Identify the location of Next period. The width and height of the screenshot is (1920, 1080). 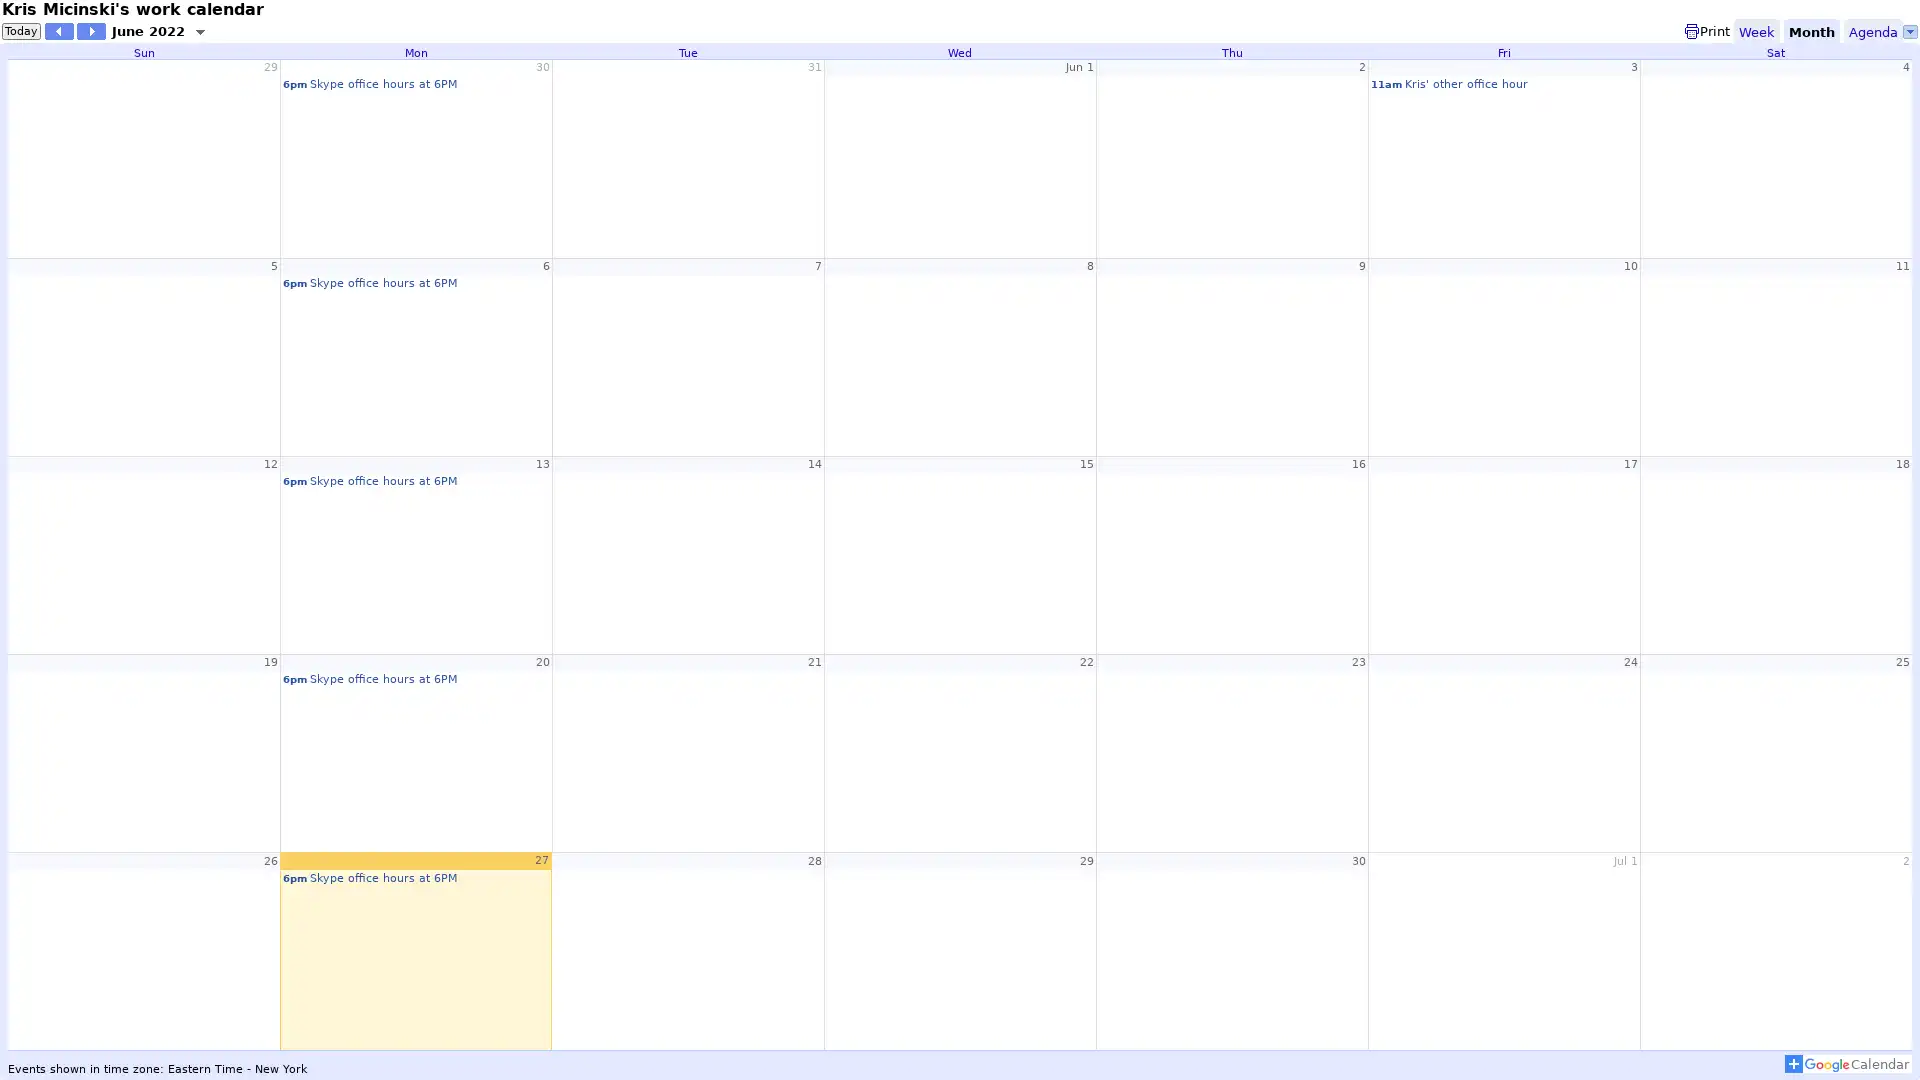
(90, 30).